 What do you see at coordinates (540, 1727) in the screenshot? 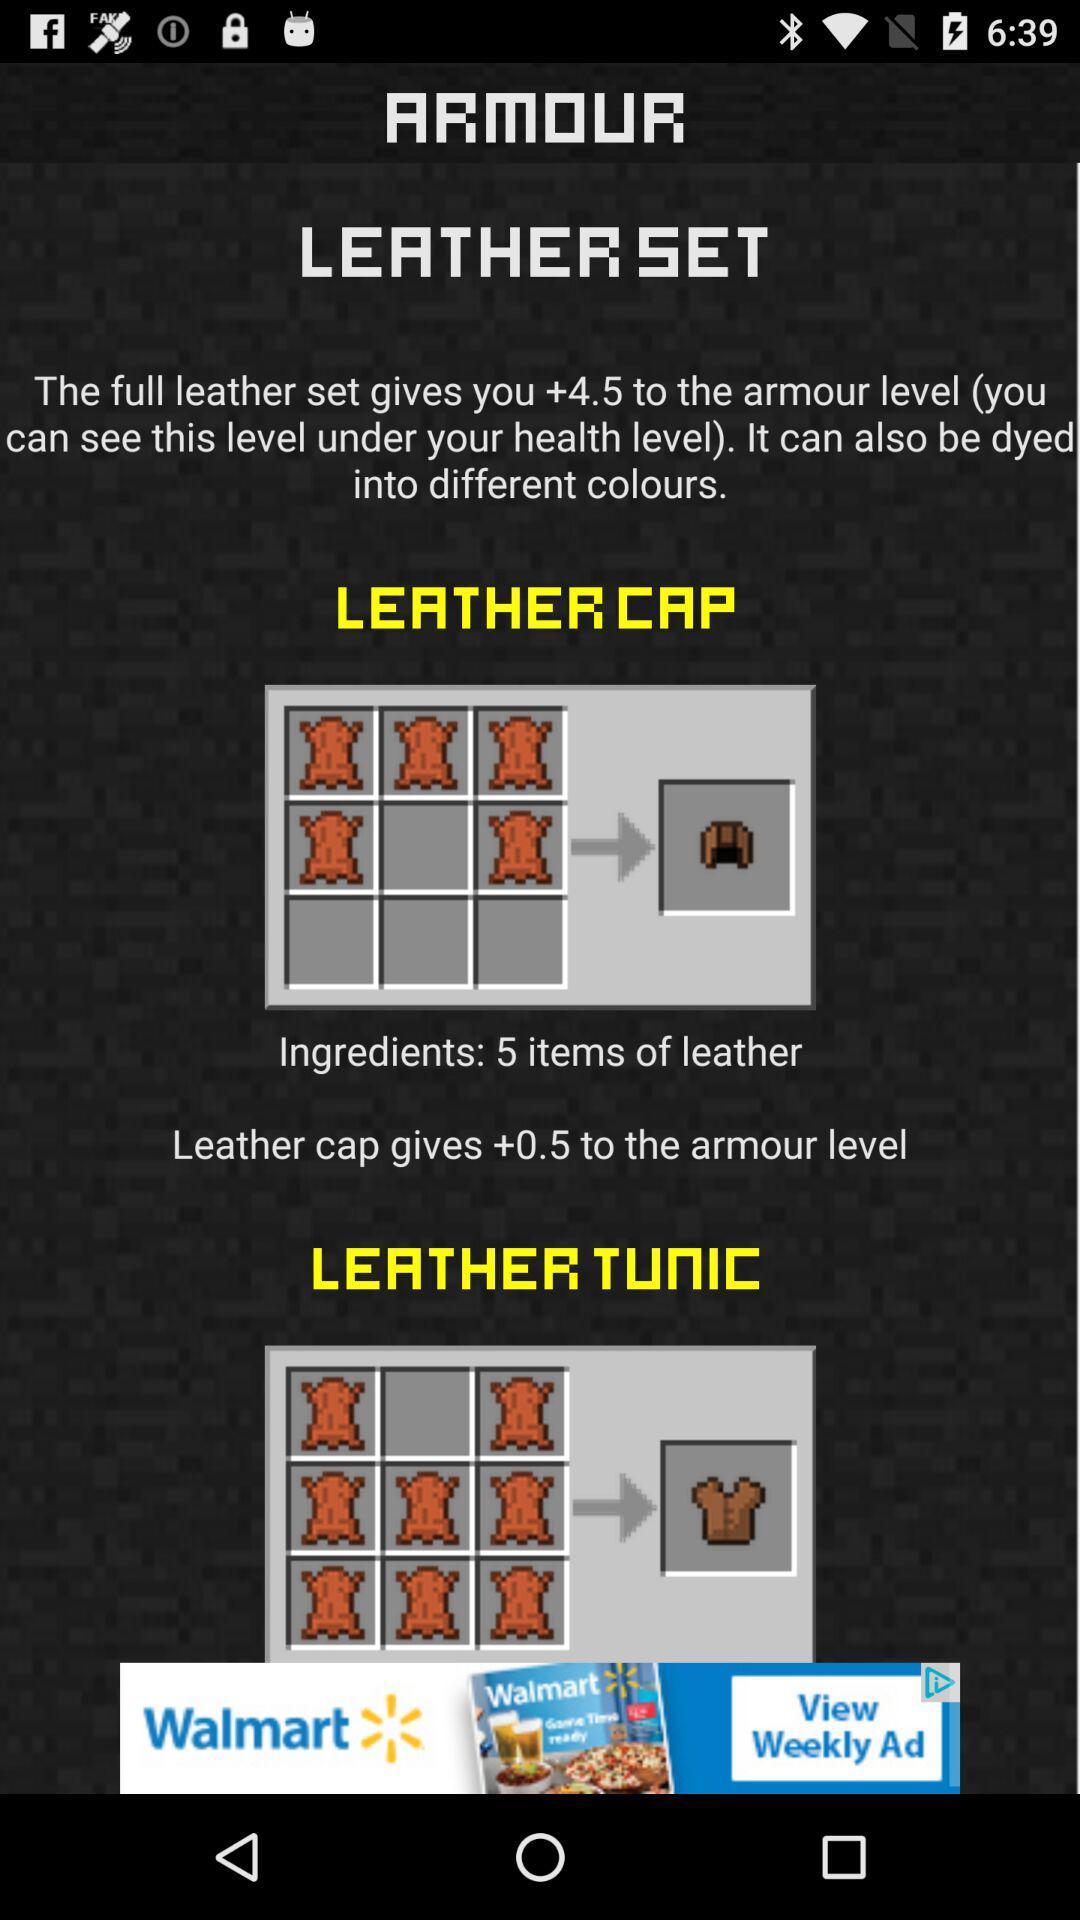
I see `advertisement` at bounding box center [540, 1727].